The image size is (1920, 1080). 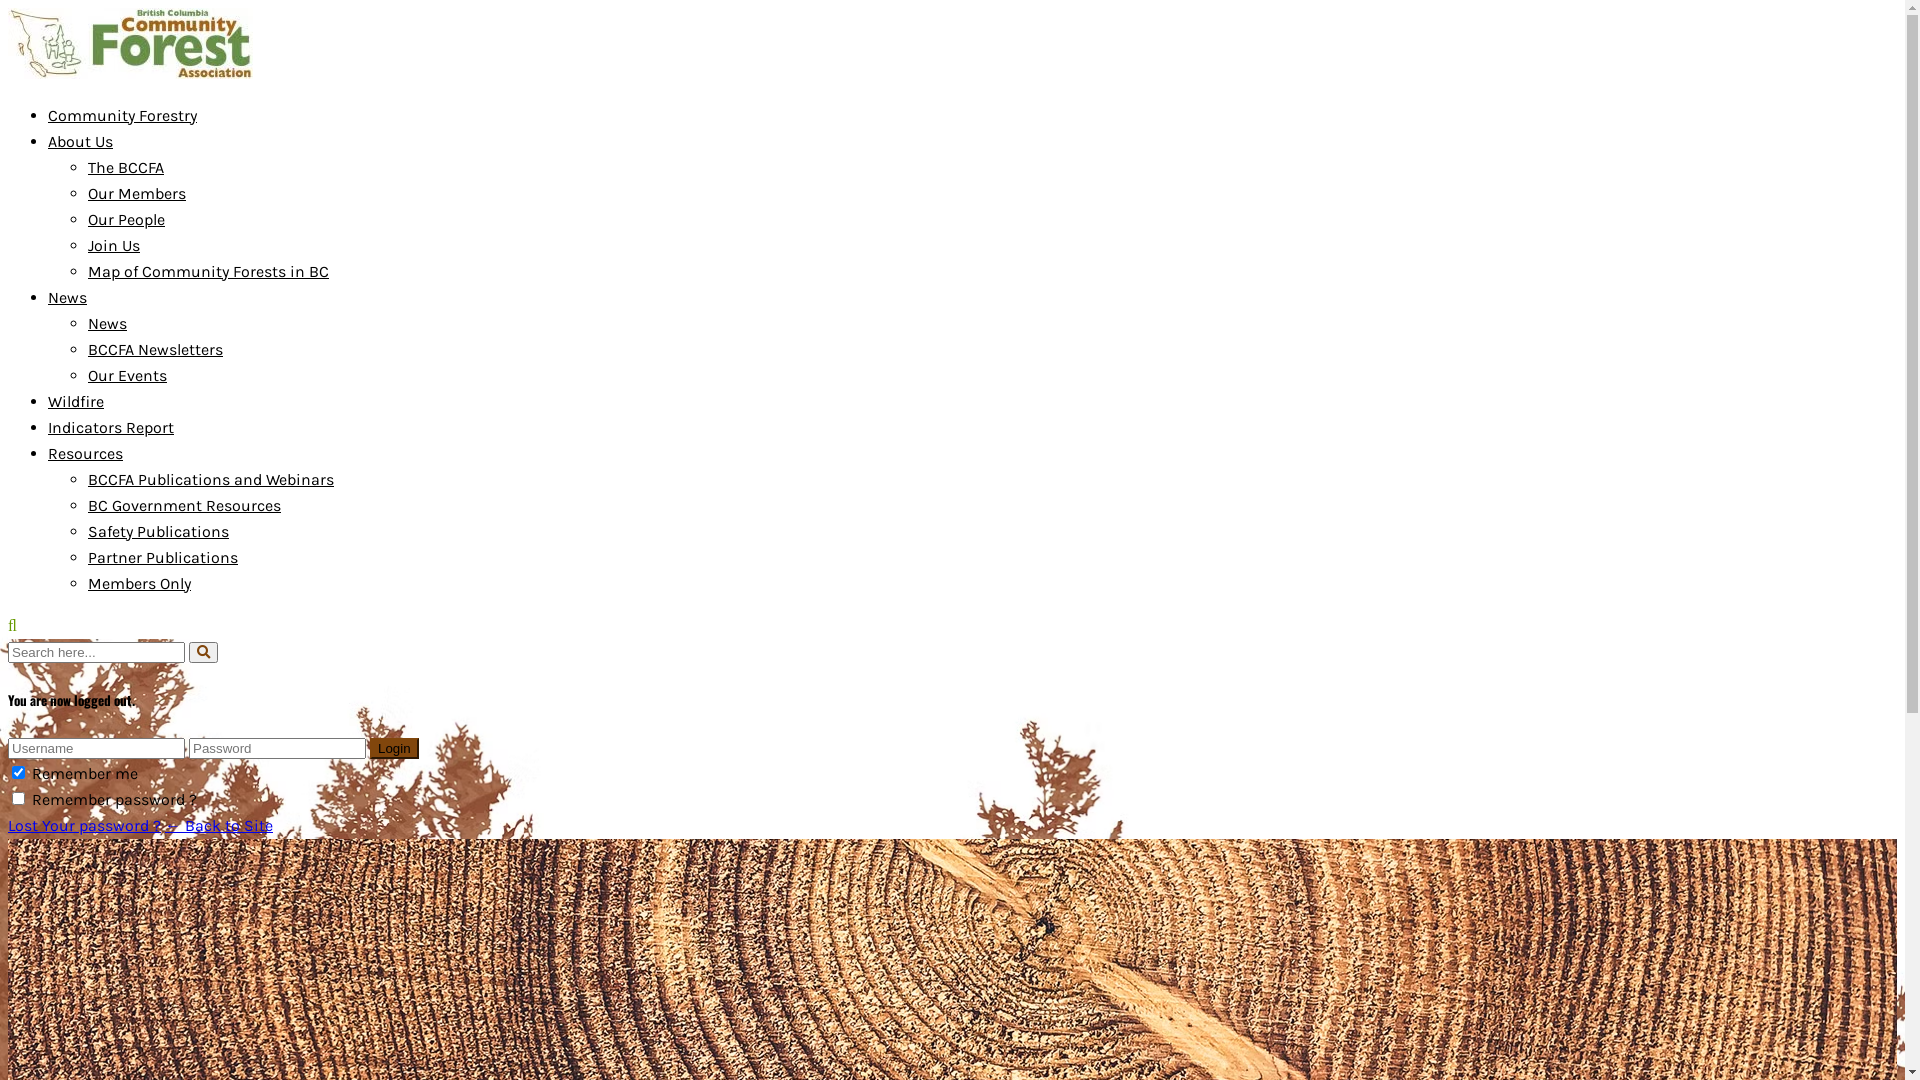 What do you see at coordinates (184, 504) in the screenshot?
I see `'BC Government Resources'` at bounding box center [184, 504].